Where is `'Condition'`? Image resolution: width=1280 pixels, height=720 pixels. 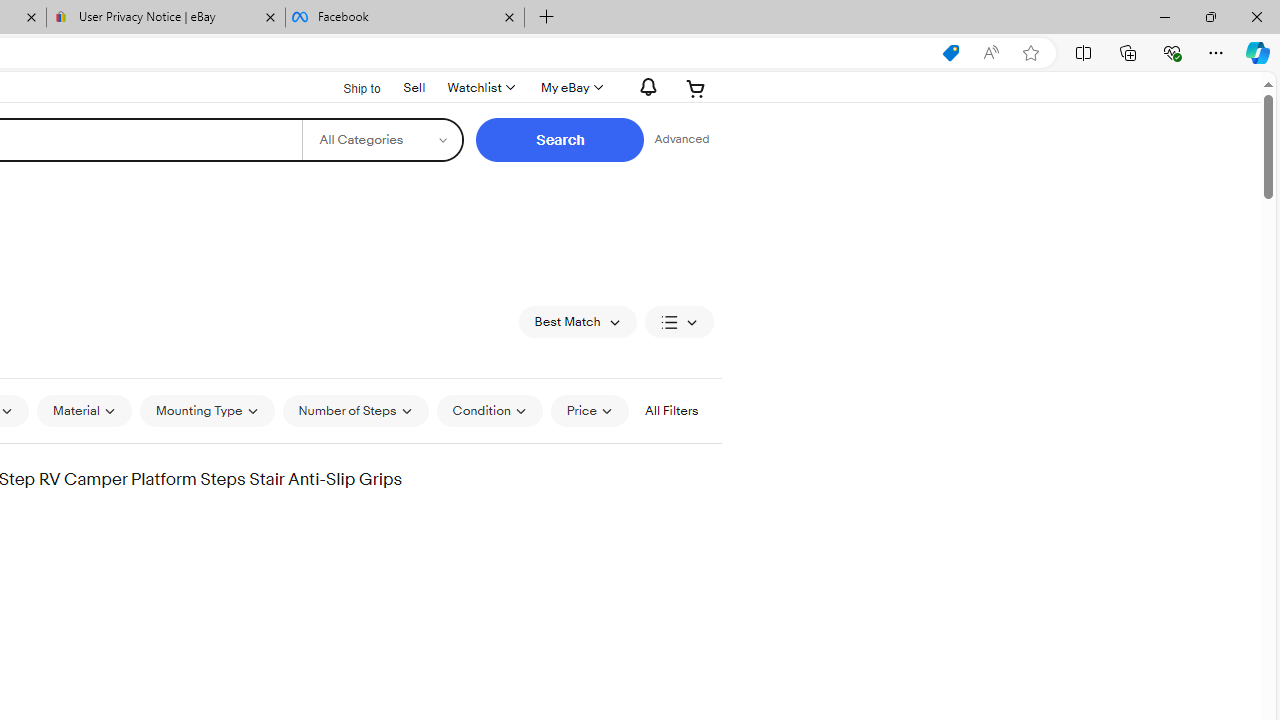 'Condition' is located at coordinates (489, 410).